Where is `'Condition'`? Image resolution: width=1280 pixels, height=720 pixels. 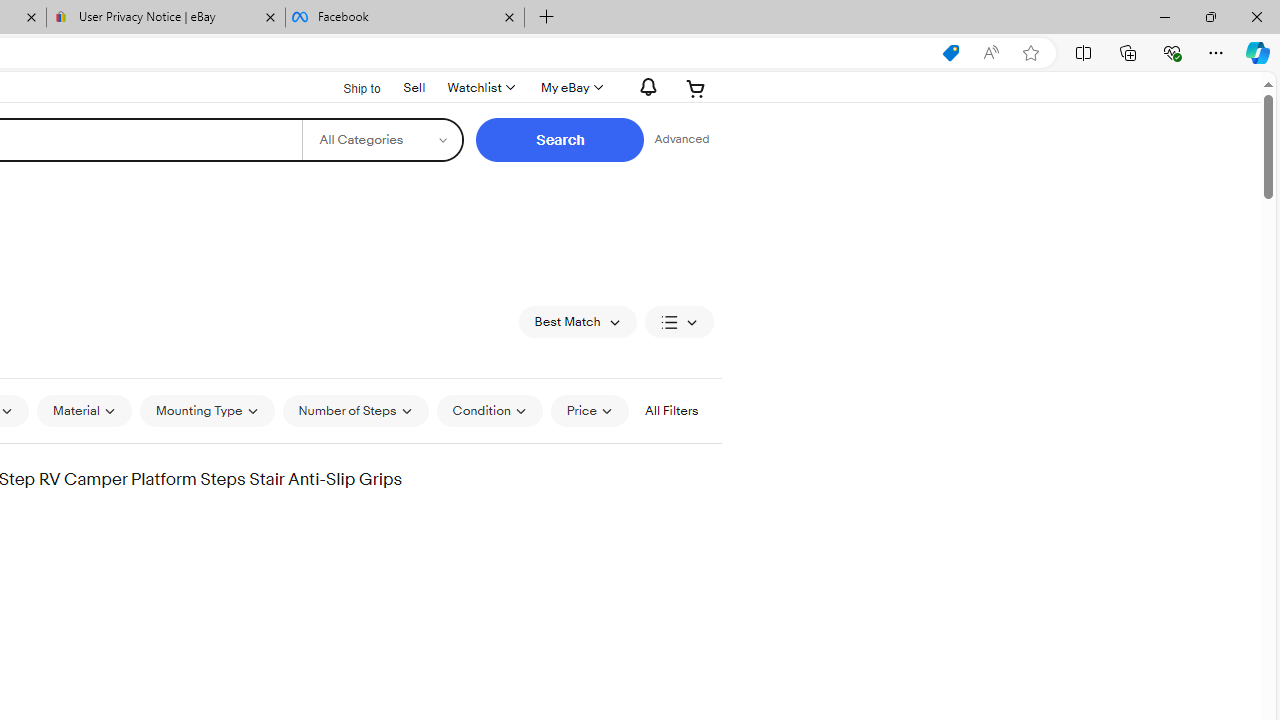 'Condition' is located at coordinates (489, 410).